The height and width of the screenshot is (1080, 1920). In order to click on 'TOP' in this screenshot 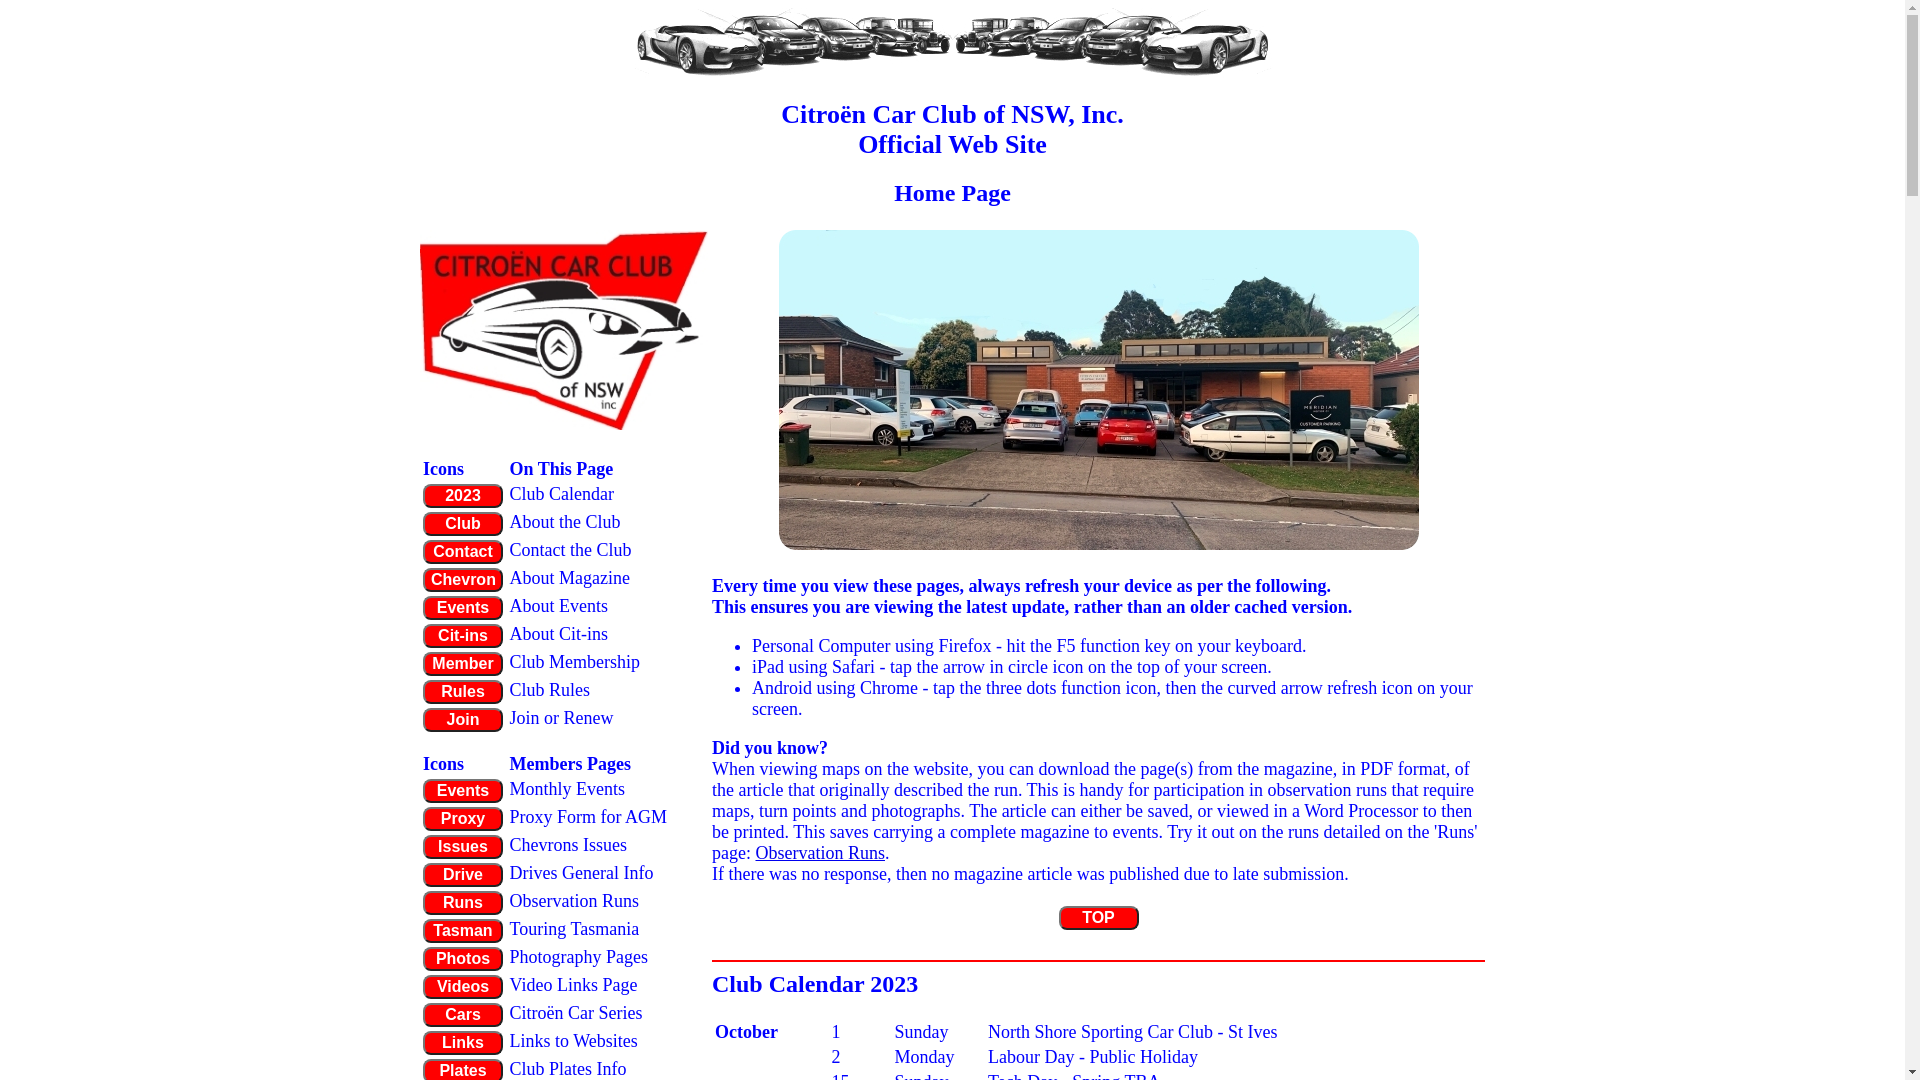, I will do `click(1056, 918)`.